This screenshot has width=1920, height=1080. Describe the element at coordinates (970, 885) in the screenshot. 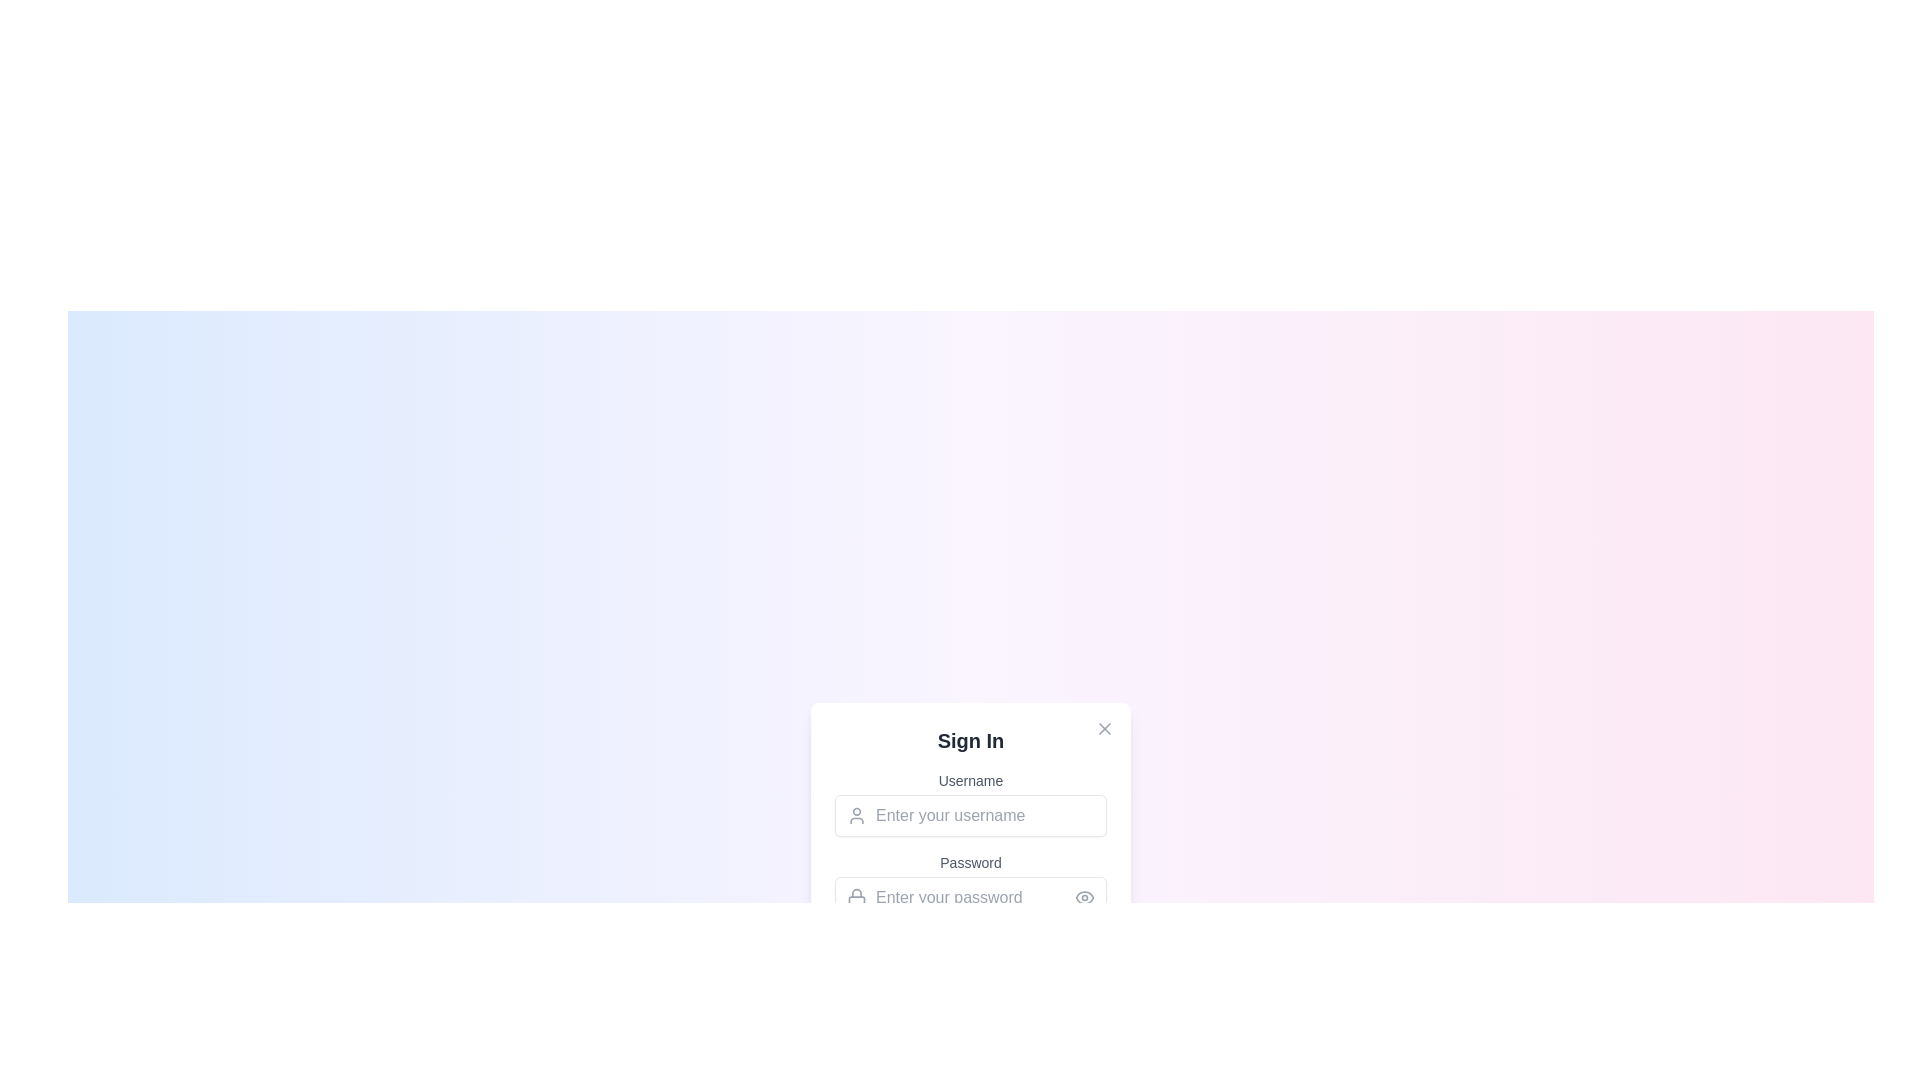

I see `the Password Input Field located below the 'Username' input field and above the 'Log In' button` at that location.